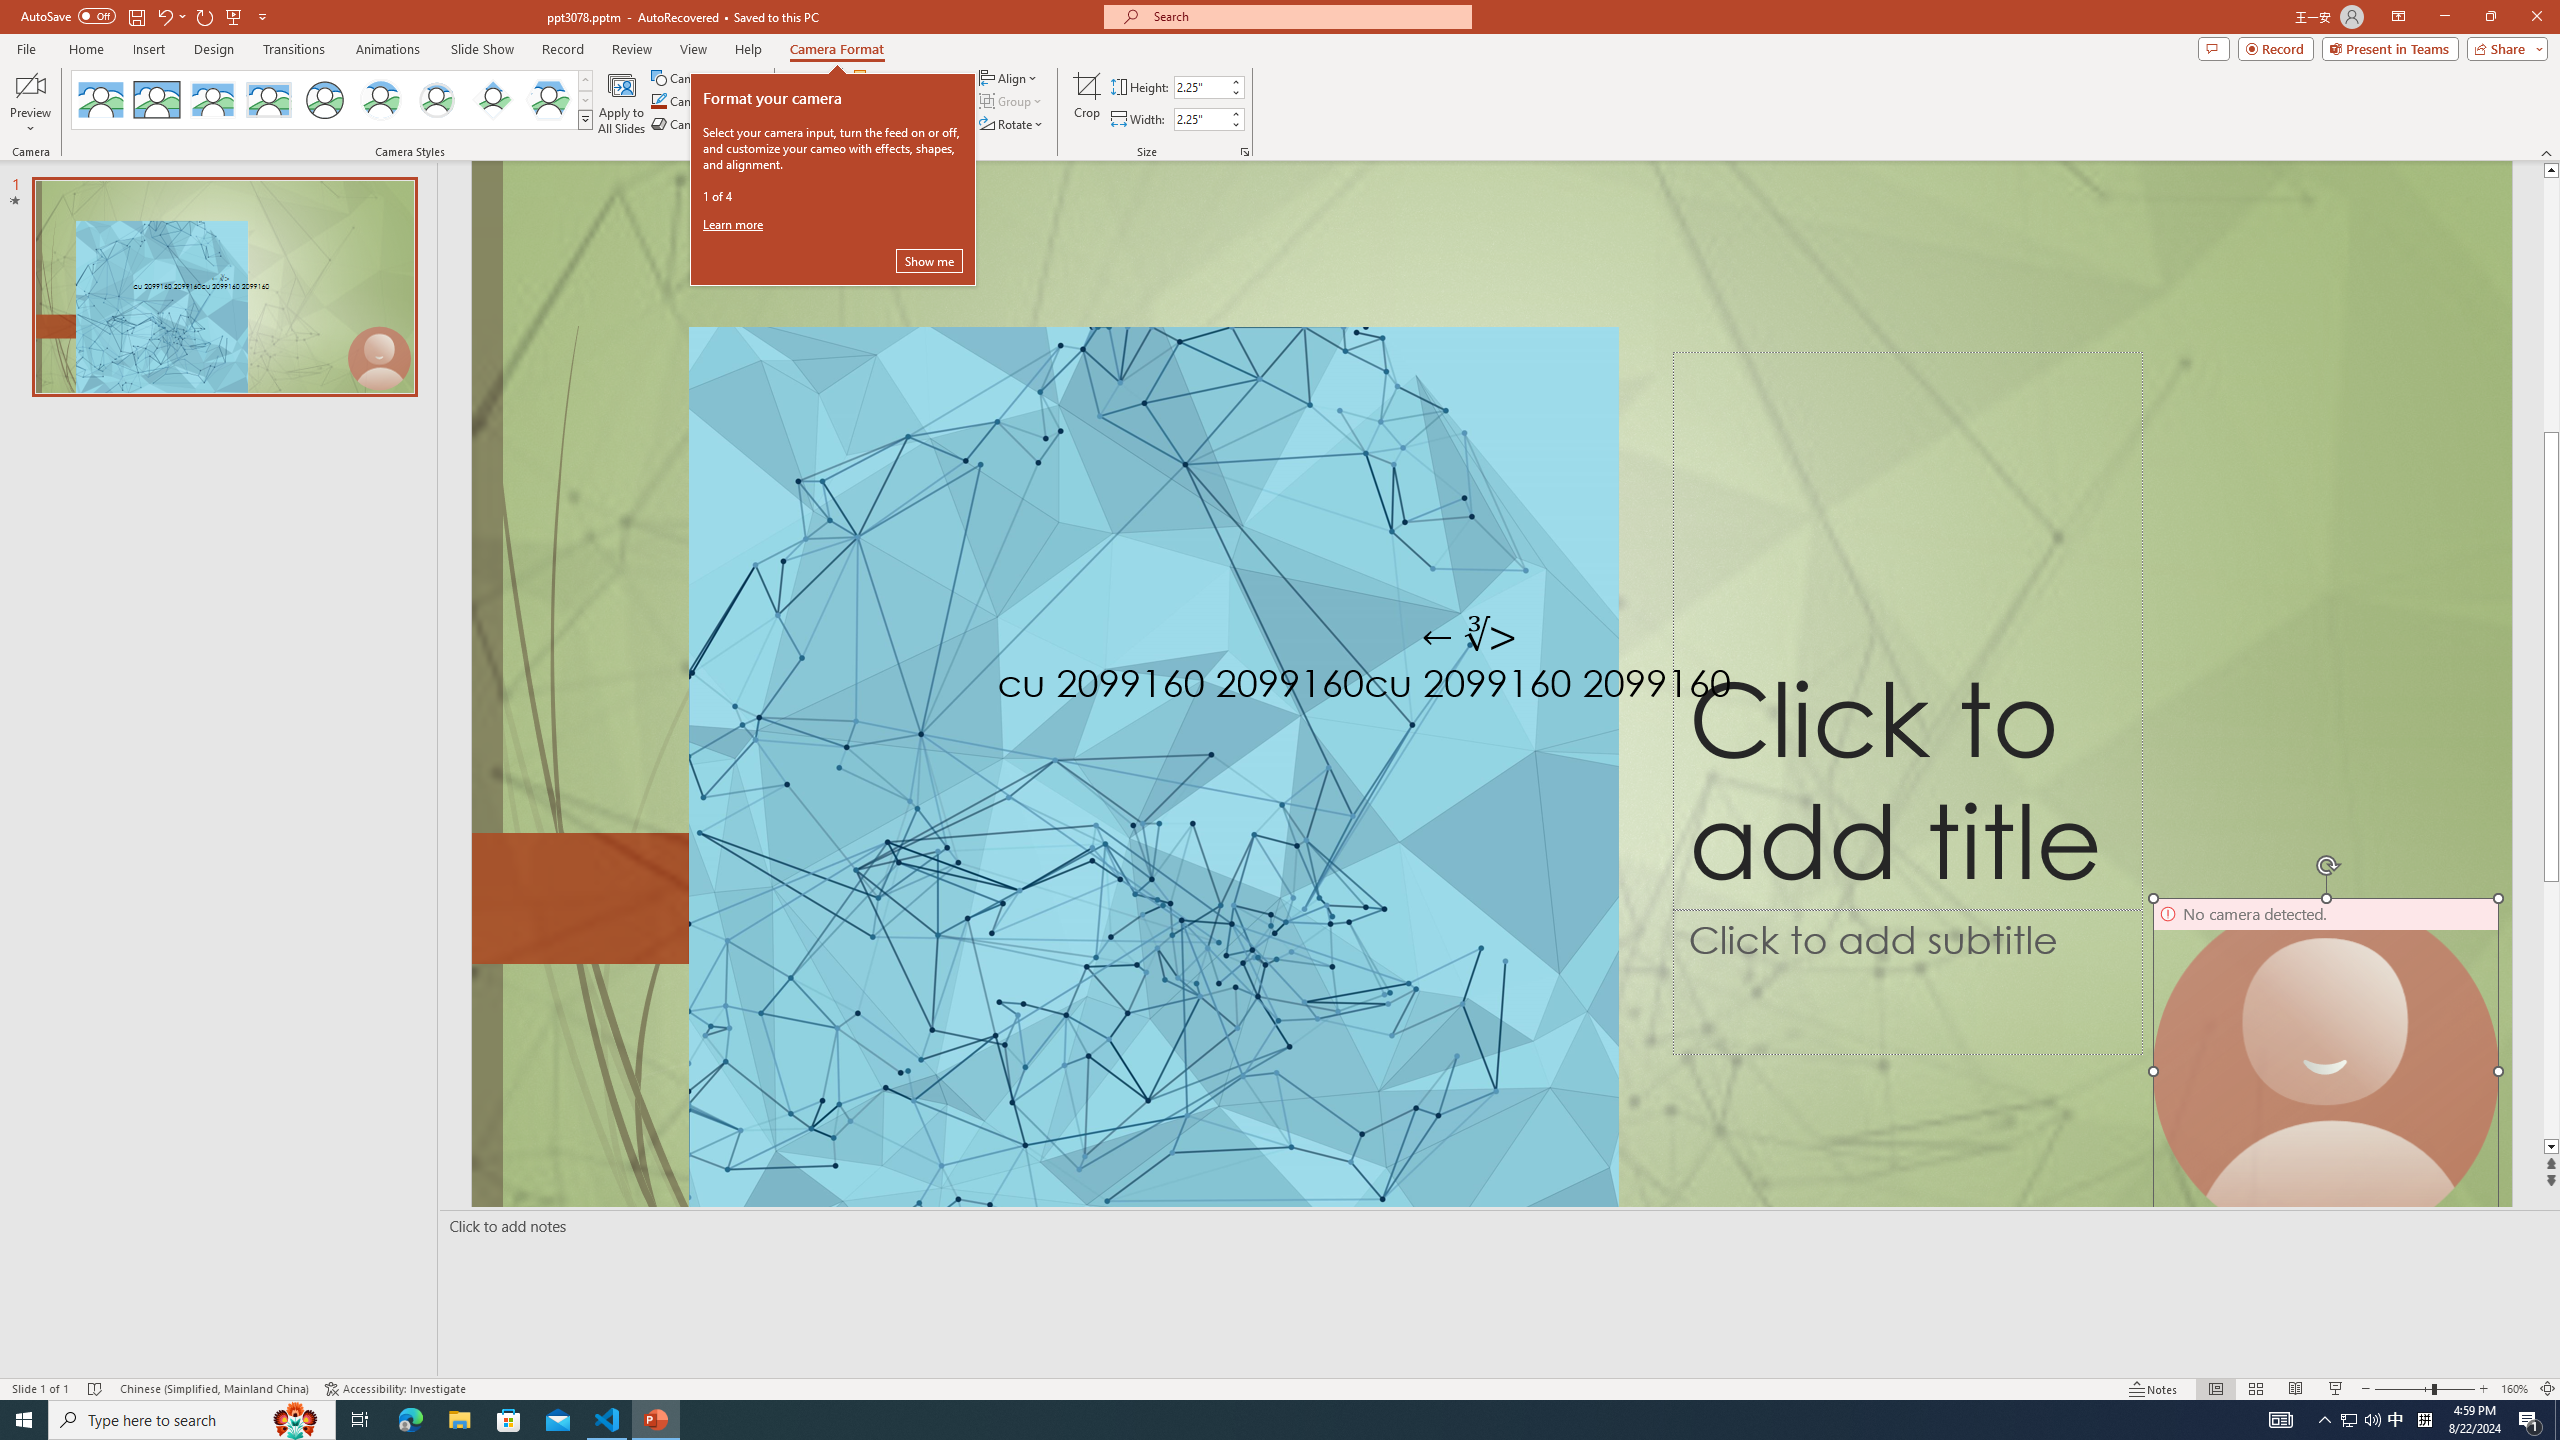  I want to click on 'Camera Format', so click(836, 49).